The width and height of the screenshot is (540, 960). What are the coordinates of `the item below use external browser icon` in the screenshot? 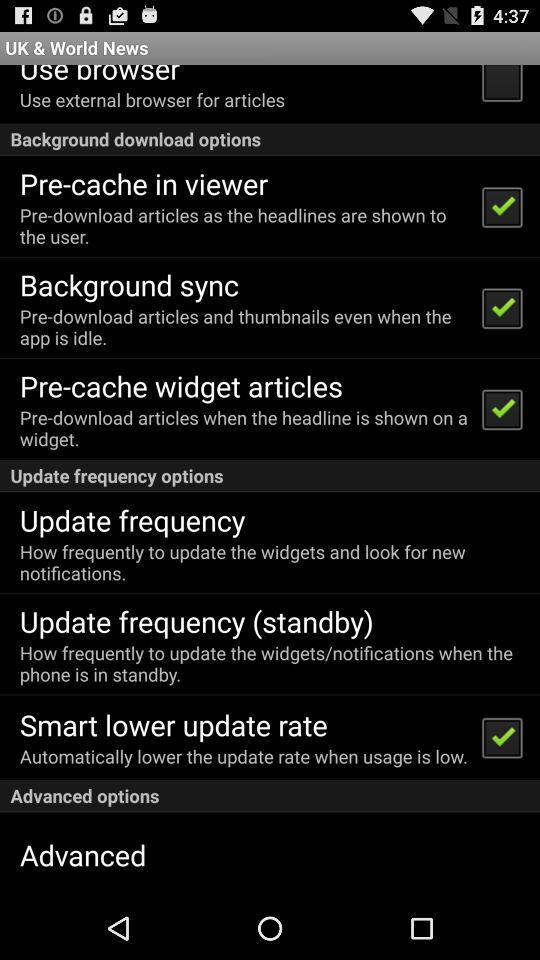 It's located at (270, 138).